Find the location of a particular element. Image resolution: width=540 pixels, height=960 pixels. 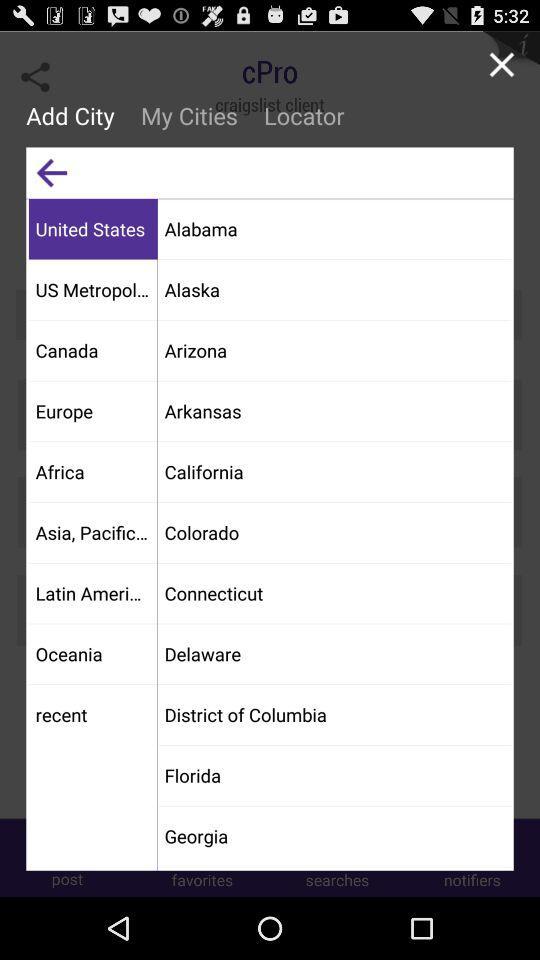

the georgia app is located at coordinates (334, 836).